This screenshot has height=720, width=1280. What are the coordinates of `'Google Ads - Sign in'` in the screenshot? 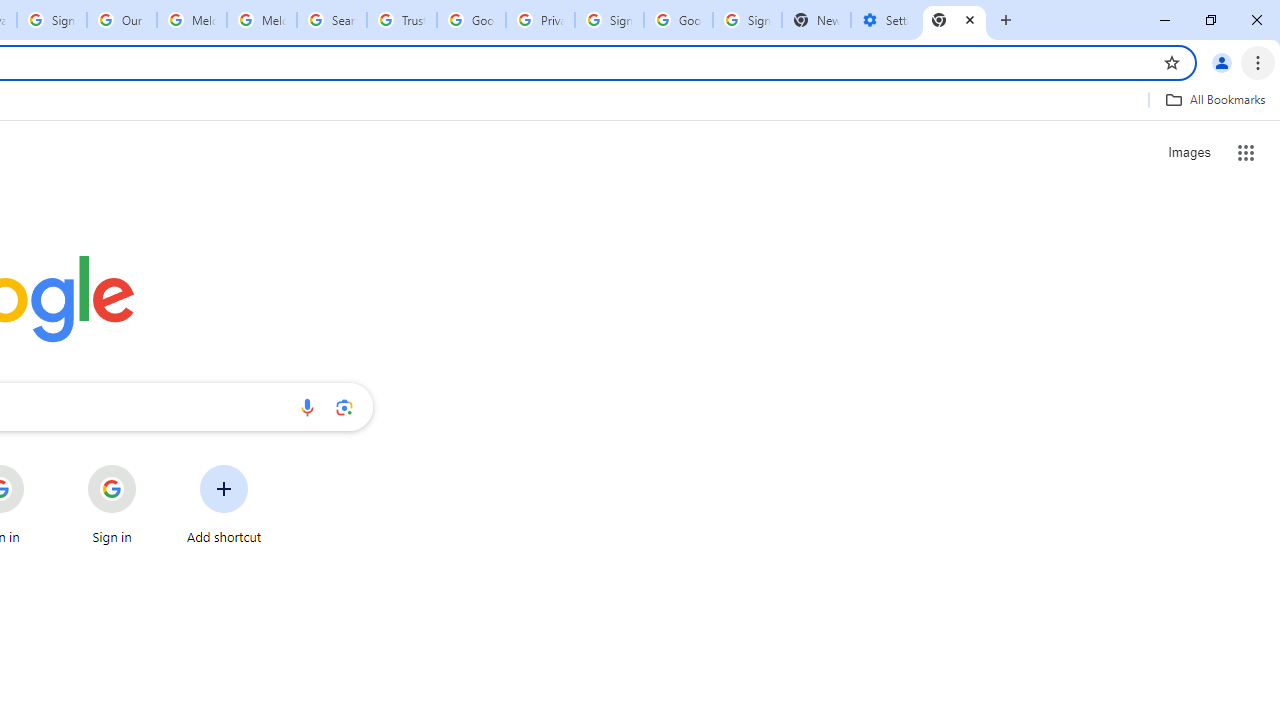 It's located at (470, 20).